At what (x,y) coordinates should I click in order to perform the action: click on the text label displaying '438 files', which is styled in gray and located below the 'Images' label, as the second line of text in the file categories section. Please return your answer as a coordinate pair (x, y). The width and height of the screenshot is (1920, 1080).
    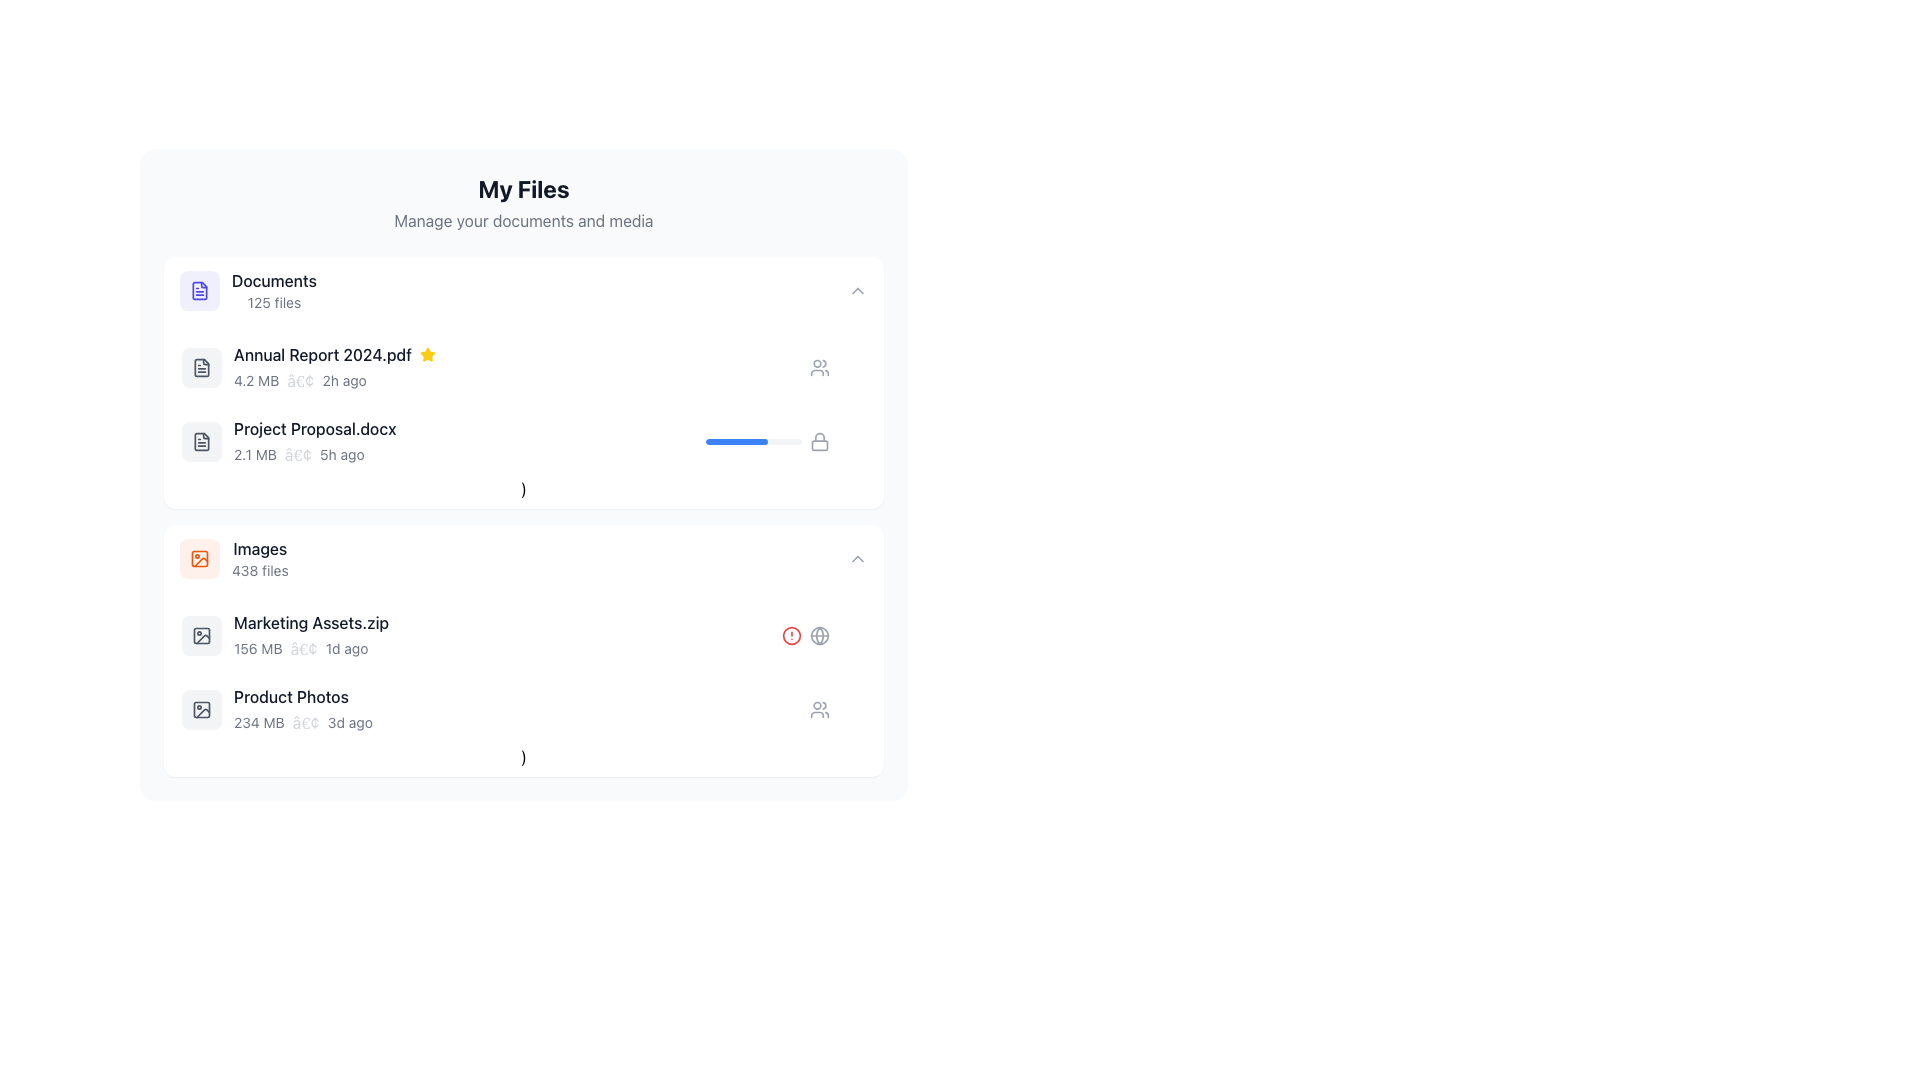
    Looking at the image, I should click on (259, 570).